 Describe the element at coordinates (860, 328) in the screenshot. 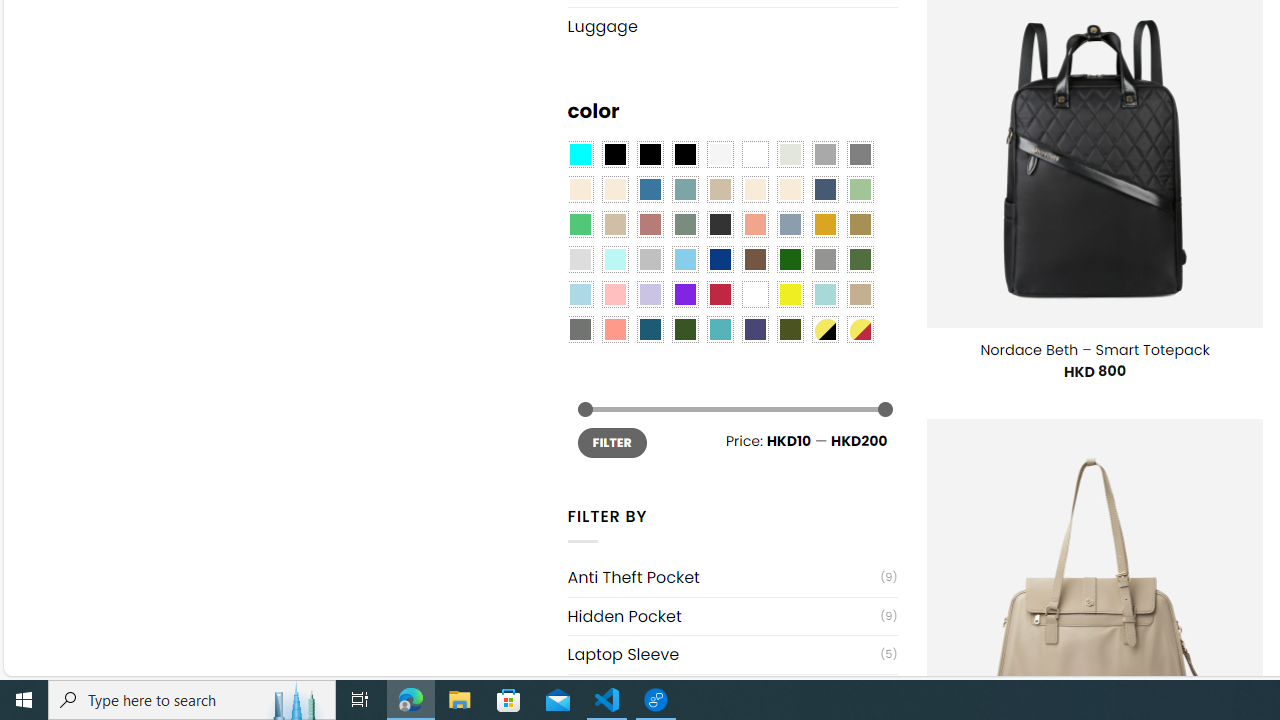

I see `'Yellow-Red'` at that location.